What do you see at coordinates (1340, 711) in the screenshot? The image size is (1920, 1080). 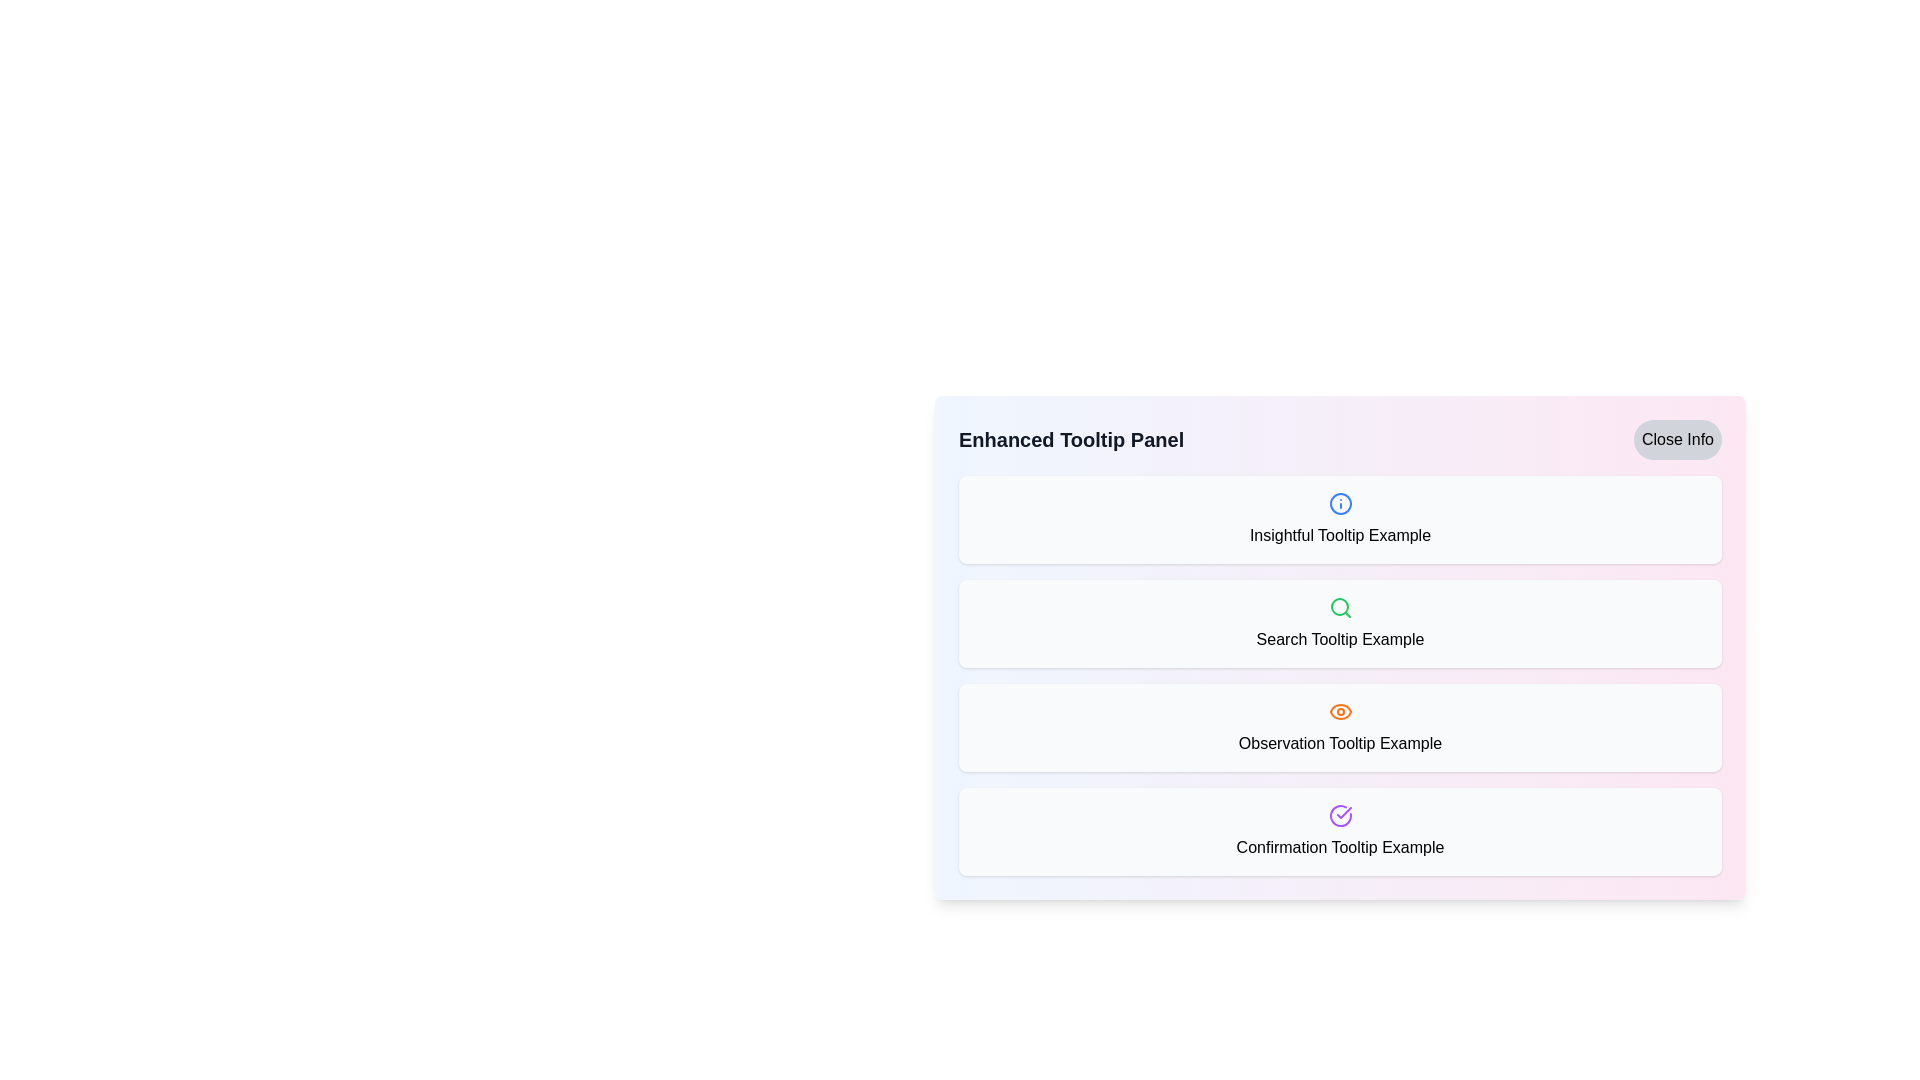 I see `the decorative Icon component within the third tooltip example option in the Enhanced Tooltip Panel` at bounding box center [1340, 711].